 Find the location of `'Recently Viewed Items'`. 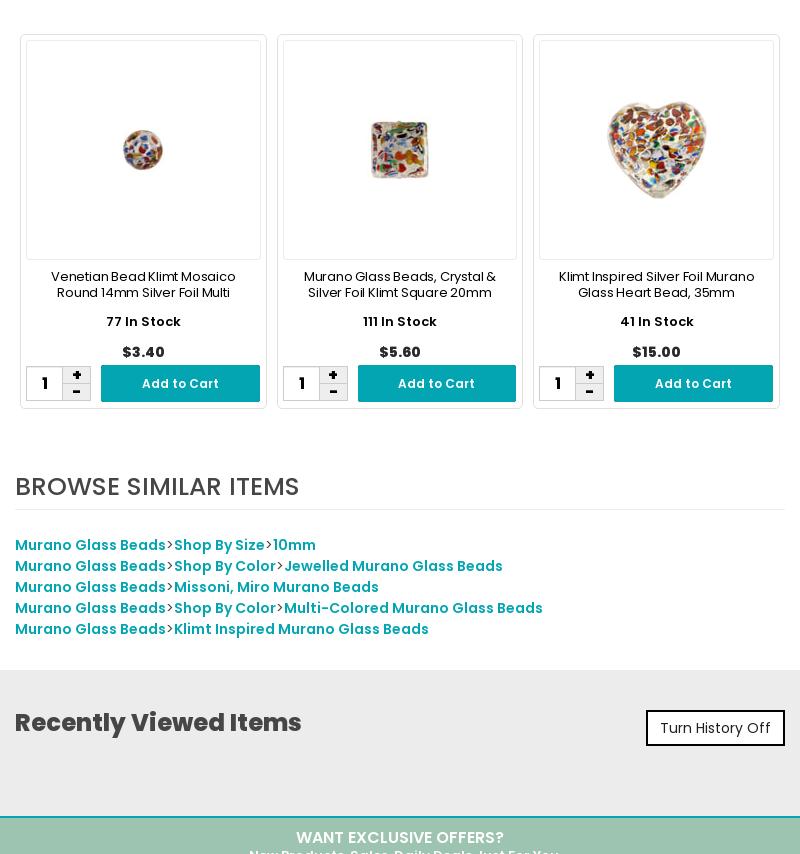

'Recently Viewed Items' is located at coordinates (158, 724).